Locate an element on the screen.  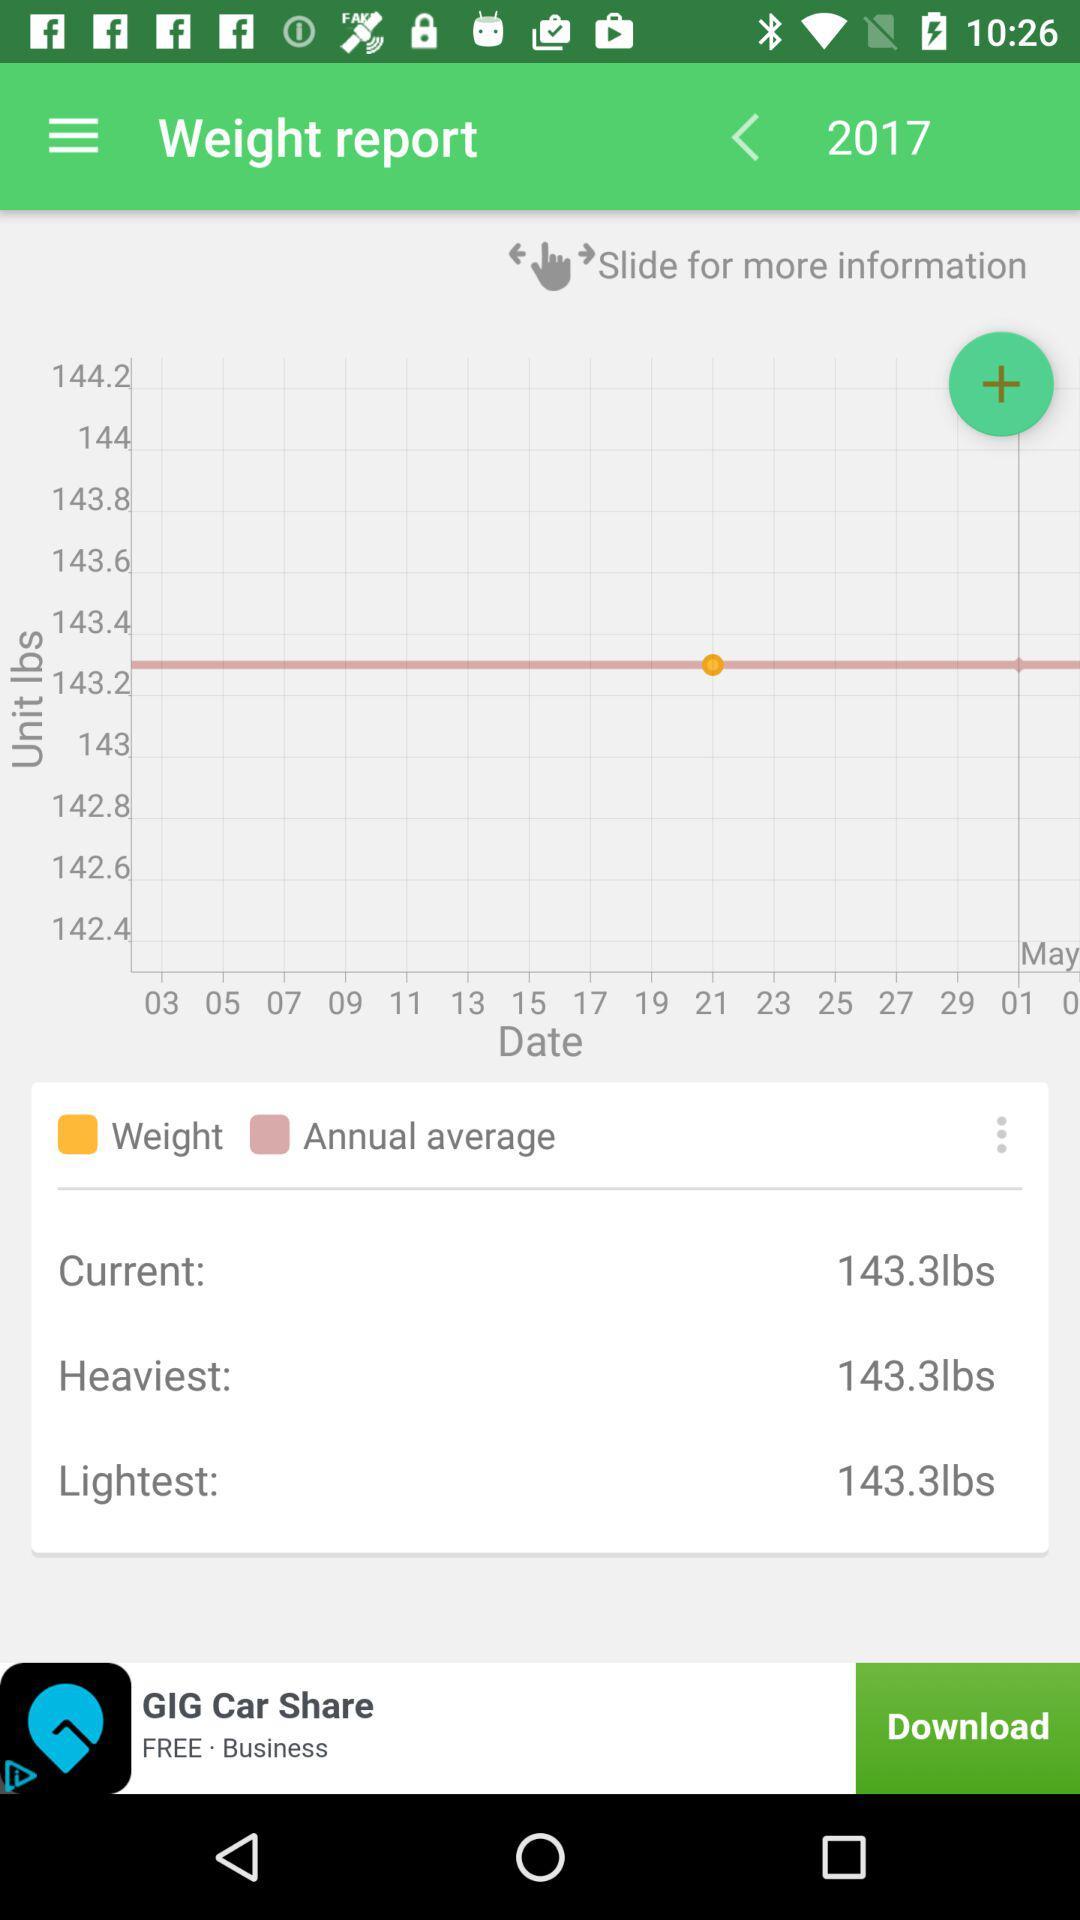
the add icon is located at coordinates (1001, 384).